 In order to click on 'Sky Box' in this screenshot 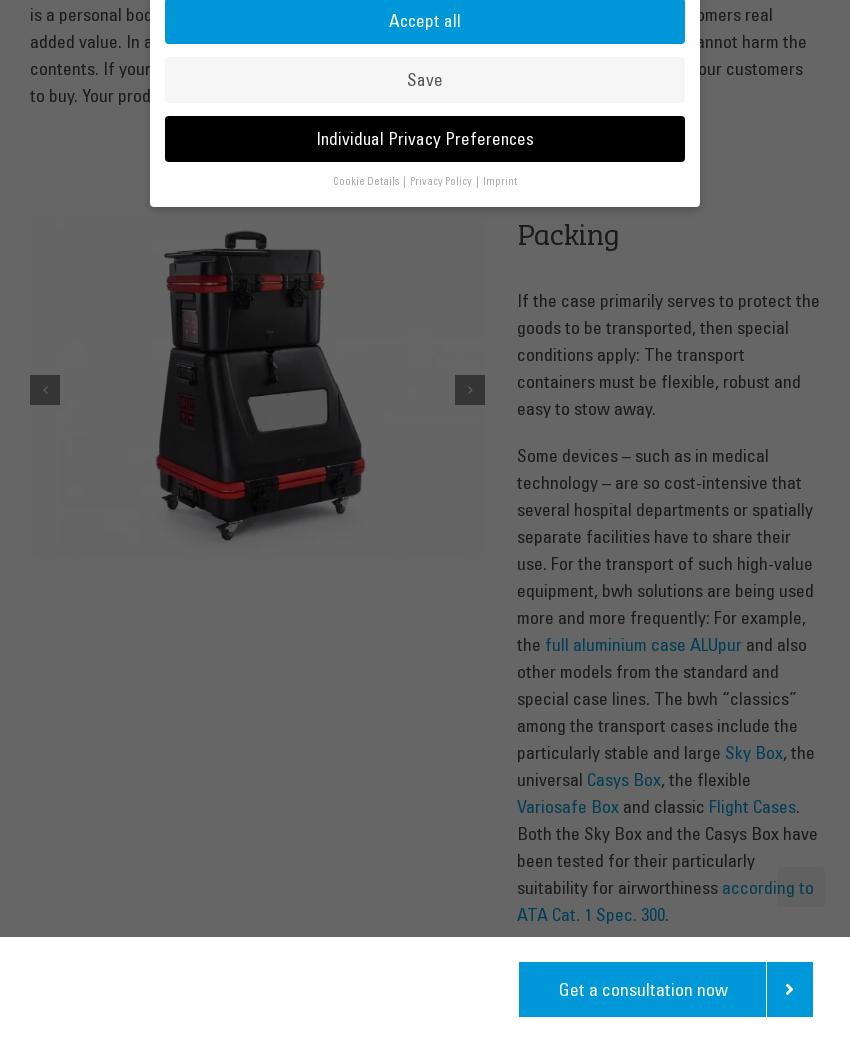, I will do `click(753, 750)`.